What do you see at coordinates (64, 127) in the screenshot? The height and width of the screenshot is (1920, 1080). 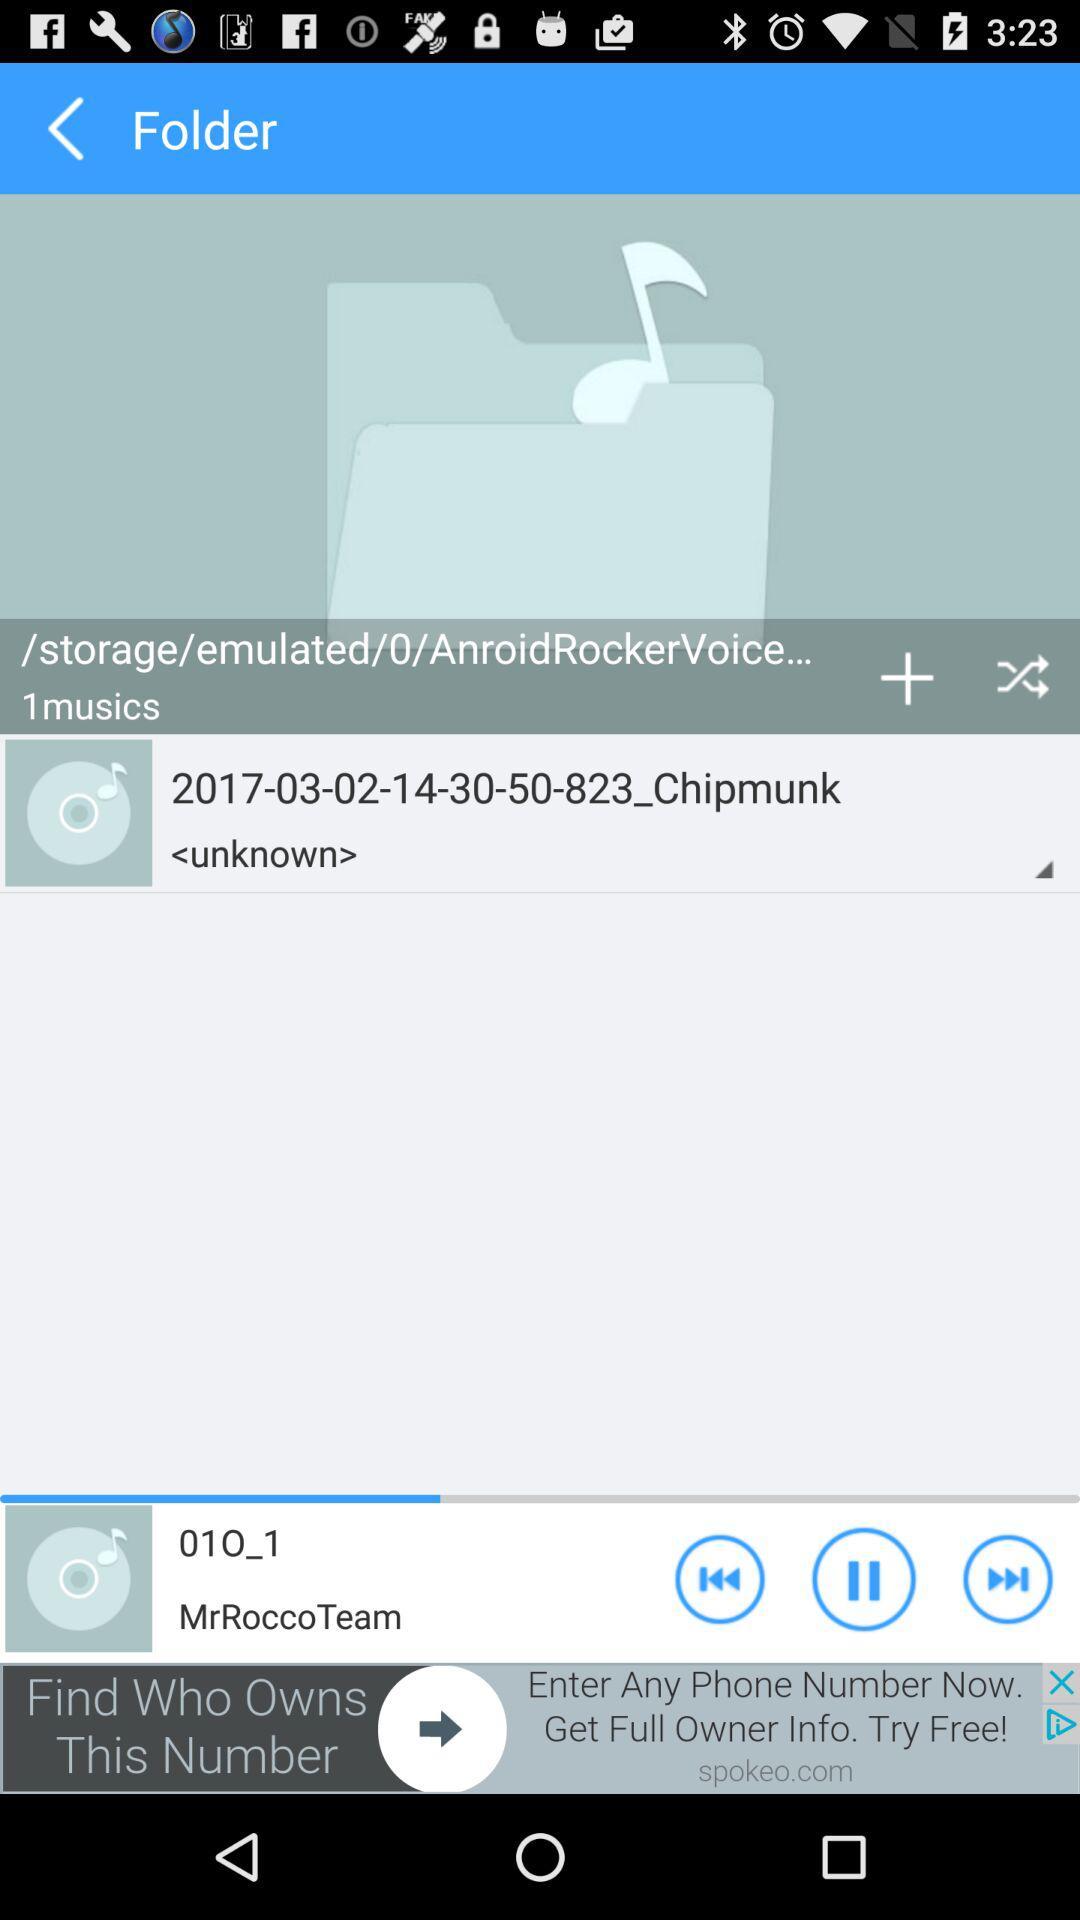 I see `previous` at bounding box center [64, 127].